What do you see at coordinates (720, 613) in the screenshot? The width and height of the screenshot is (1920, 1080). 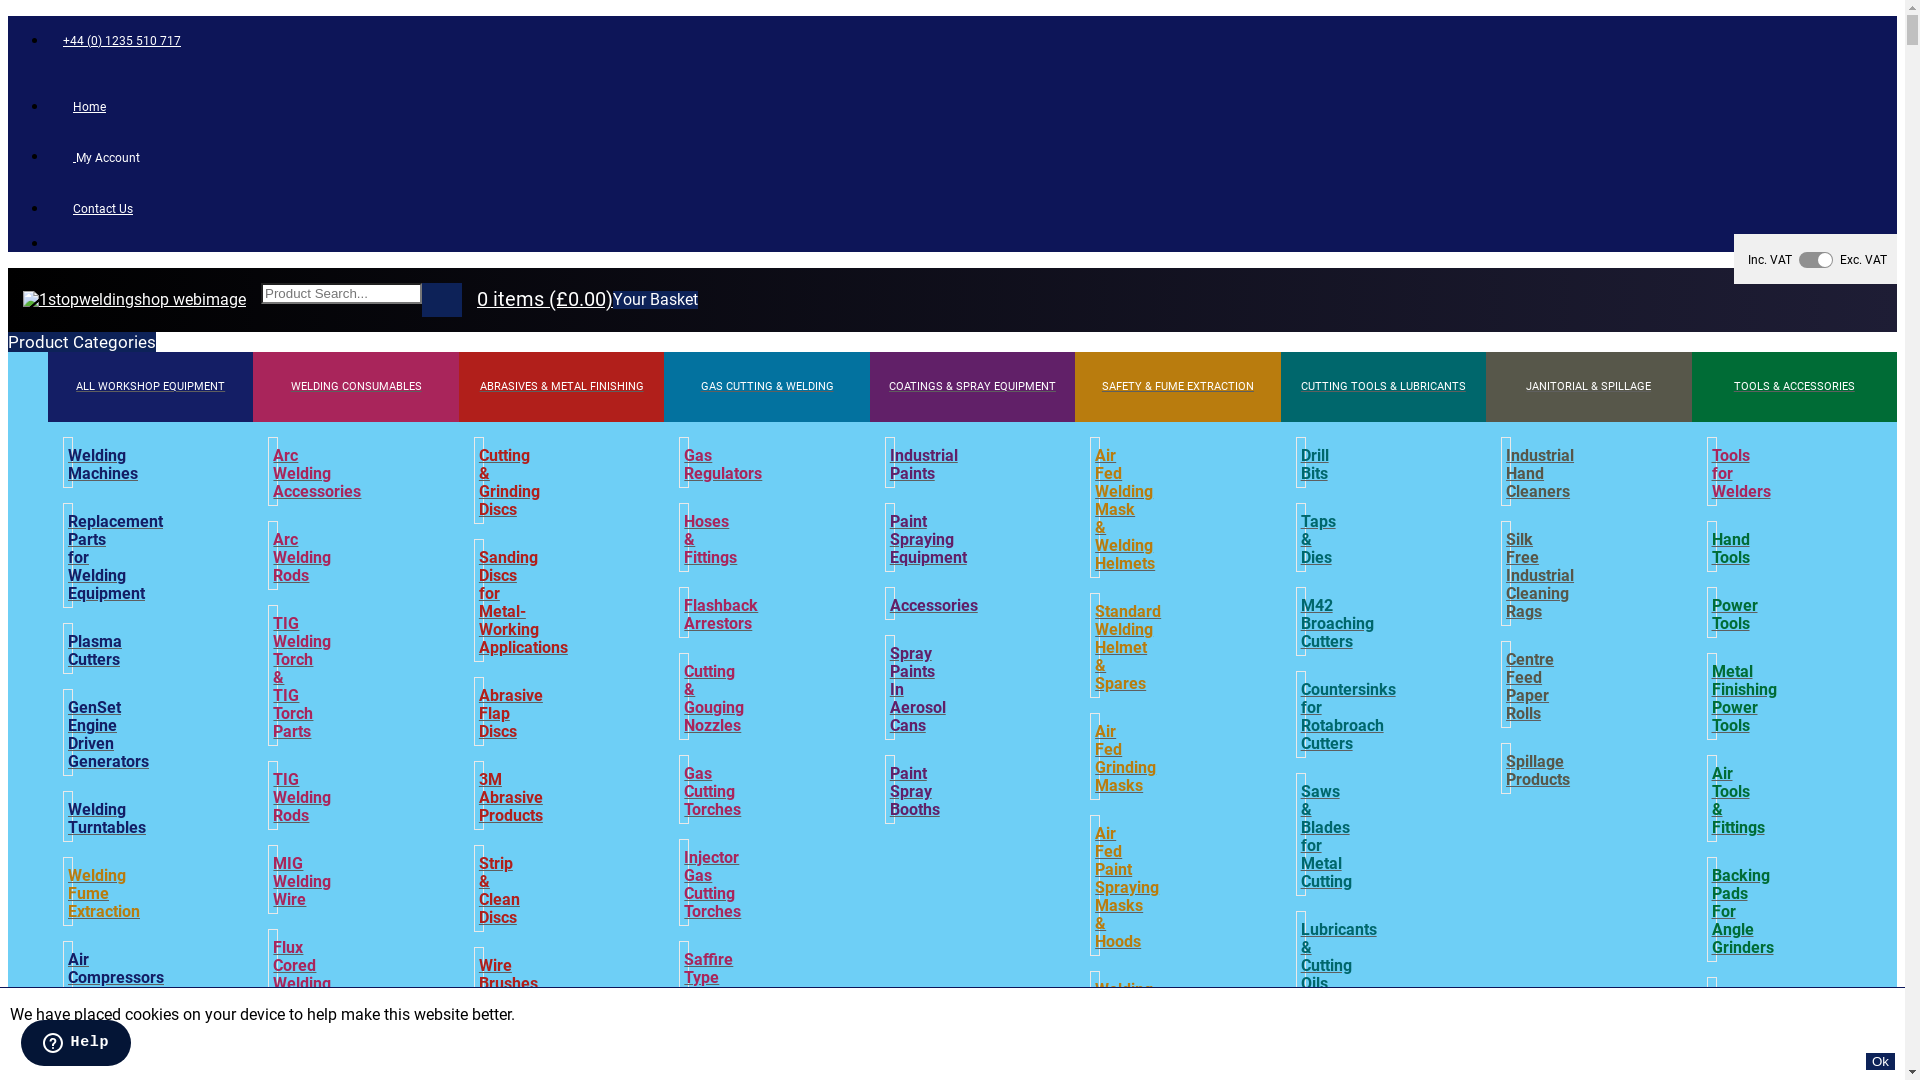 I see `'Flashback Arrestors'` at bounding box center [720, 613].